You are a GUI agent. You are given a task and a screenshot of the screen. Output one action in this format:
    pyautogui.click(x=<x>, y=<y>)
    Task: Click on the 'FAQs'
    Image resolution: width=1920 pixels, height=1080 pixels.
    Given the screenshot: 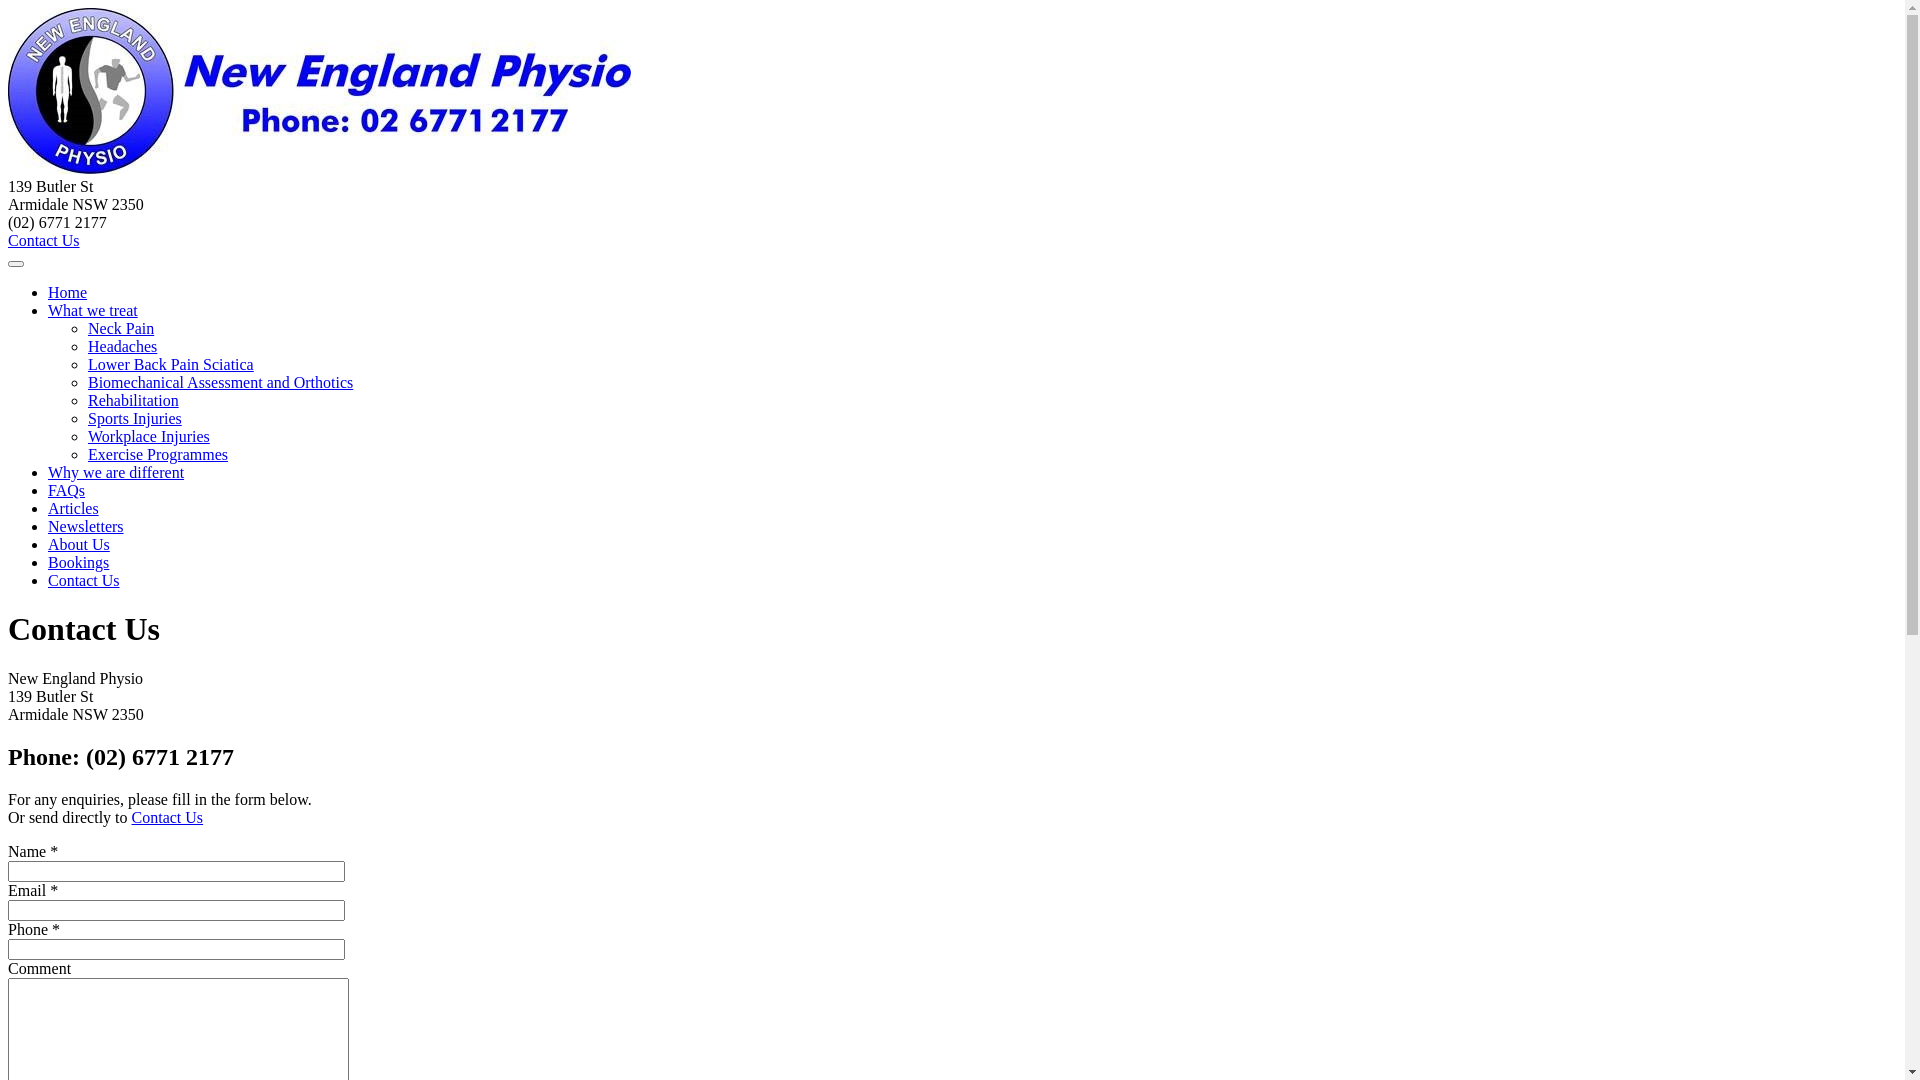 What is the action you would take?
    pyautogui.click(x=66, y=490)
    